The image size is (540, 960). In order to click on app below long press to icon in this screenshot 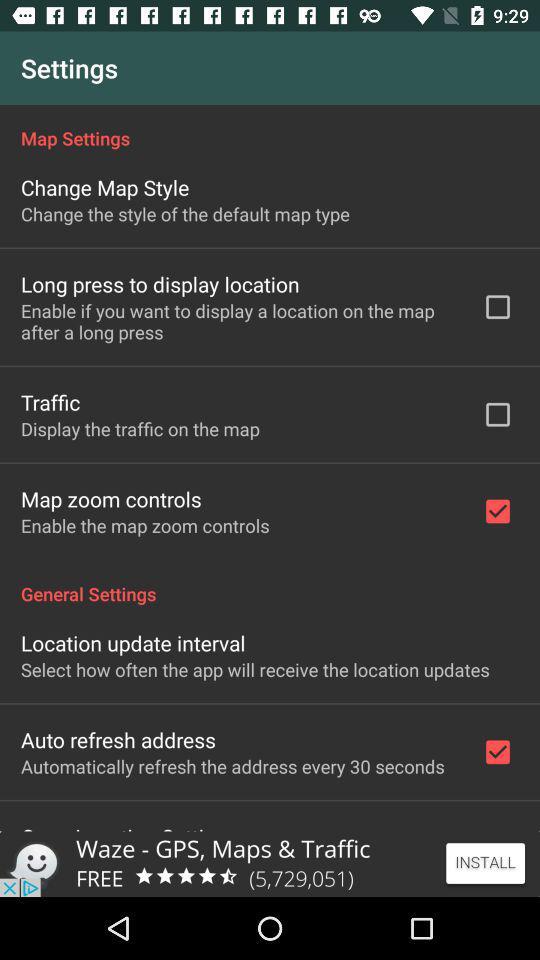, I will do `click(238, 321)`.